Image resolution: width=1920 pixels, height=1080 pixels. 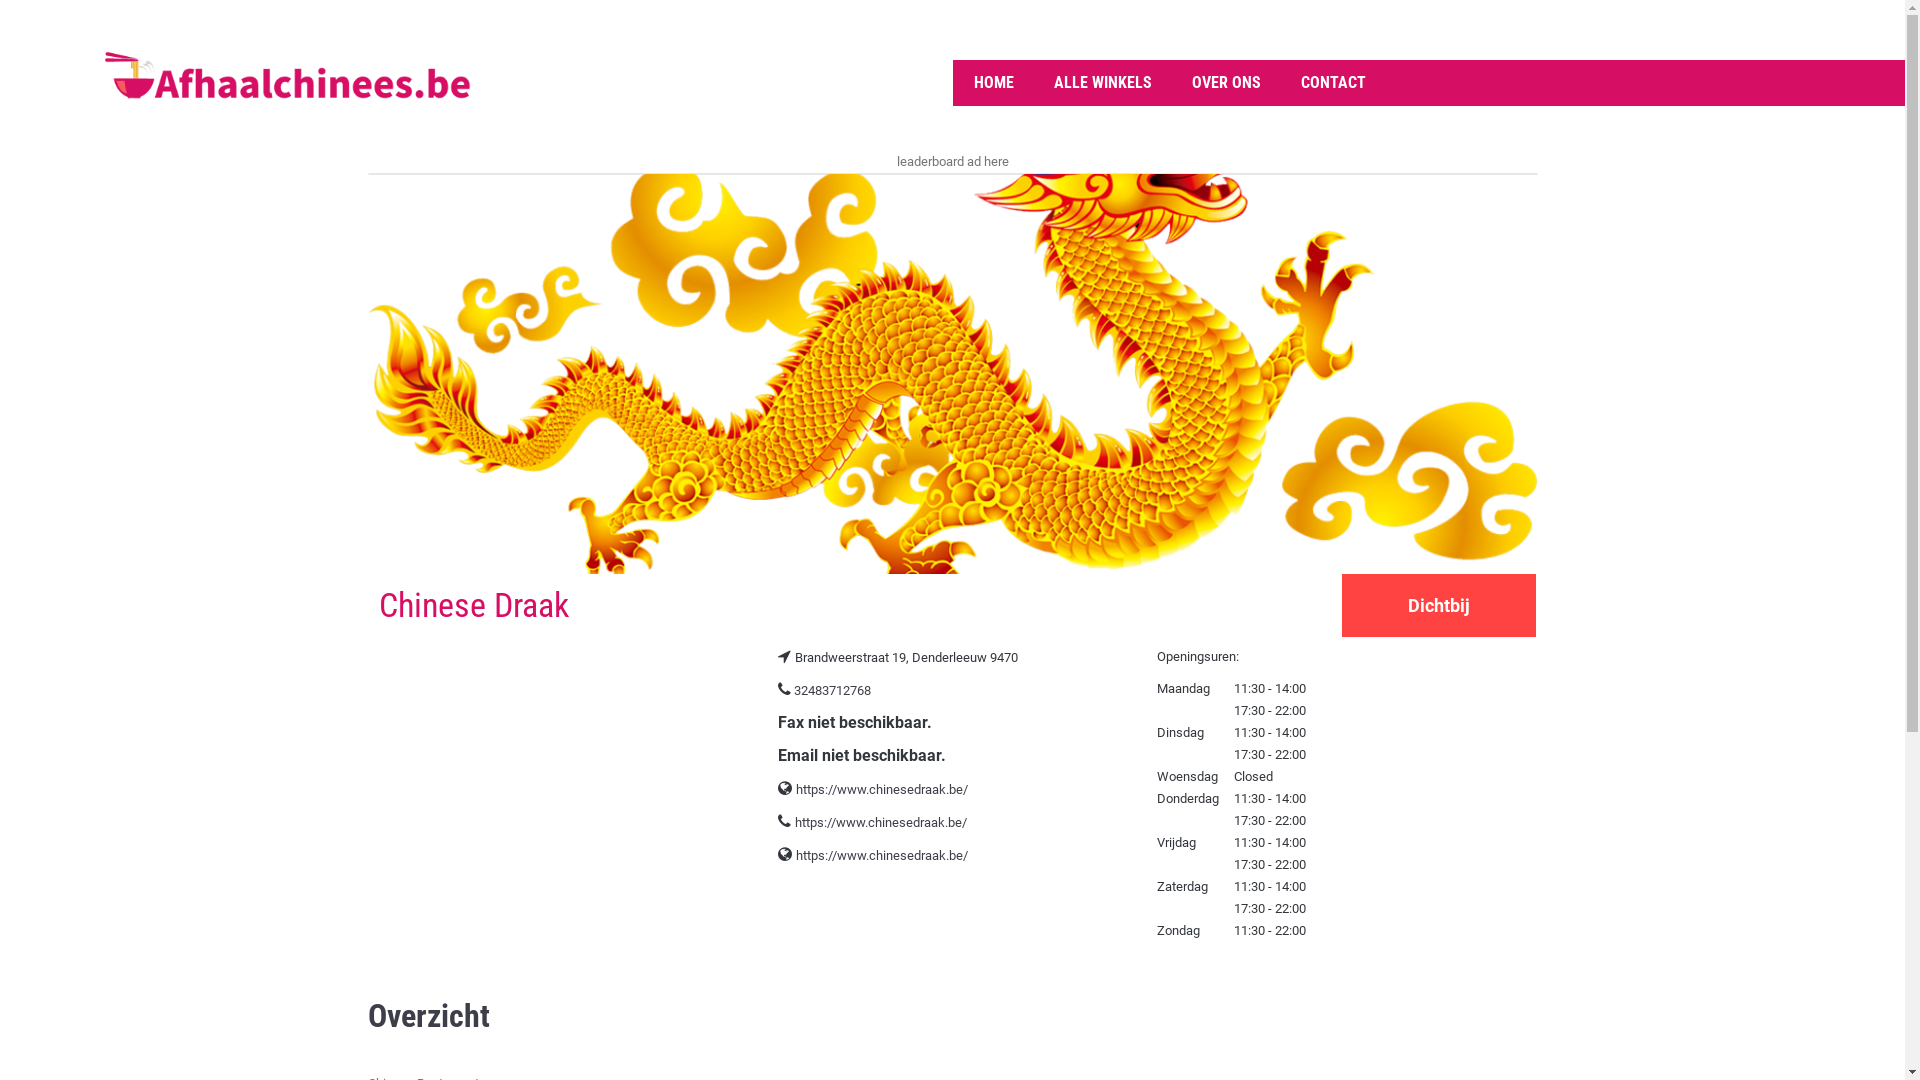 What do you see at coordinates (880, 822) in the screenshot?
I see `'https://www.chinesedraak.be/'` at bounding box center [880, 822].